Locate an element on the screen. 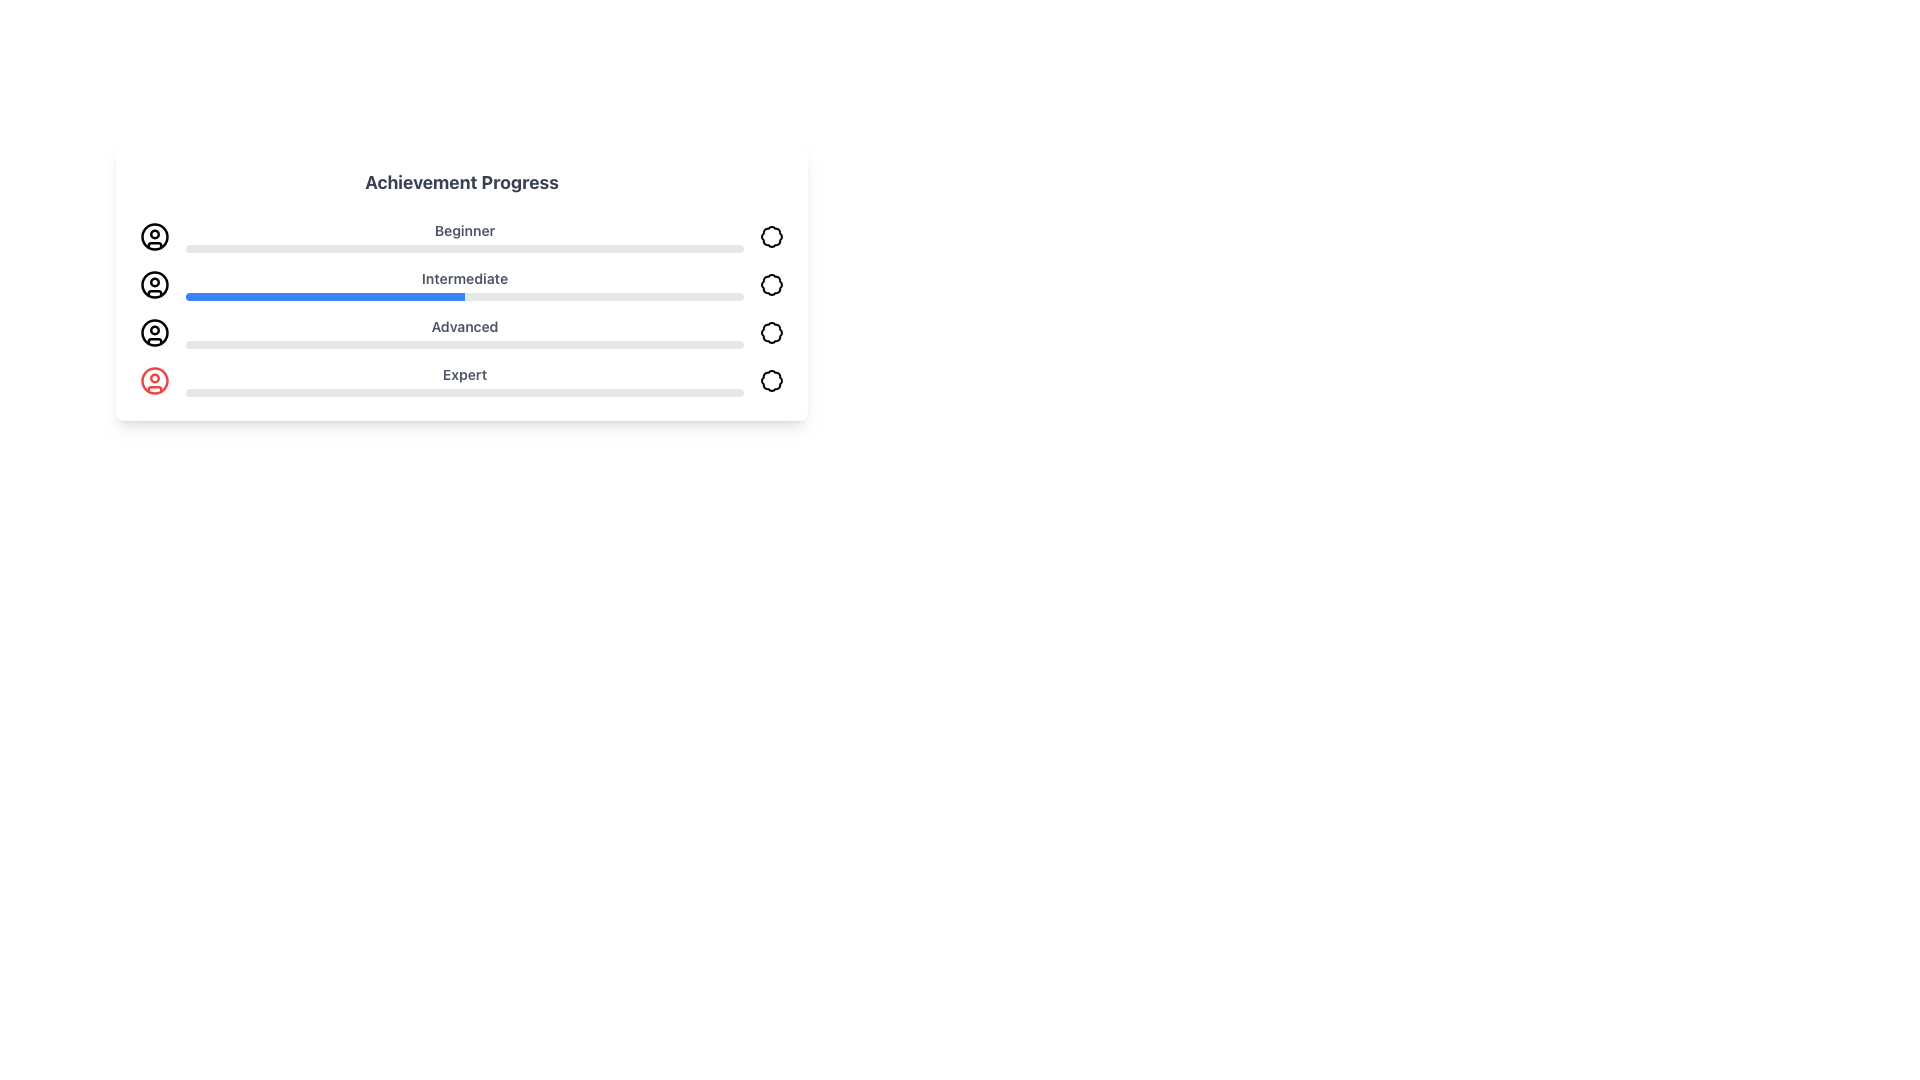 The width and height of the screenshot is (1920, 1080). the highlighted progress segment within the second progress bar under the 'Intermediate' label, which visually represents a portion of progress is located at coordinates (325, 297).